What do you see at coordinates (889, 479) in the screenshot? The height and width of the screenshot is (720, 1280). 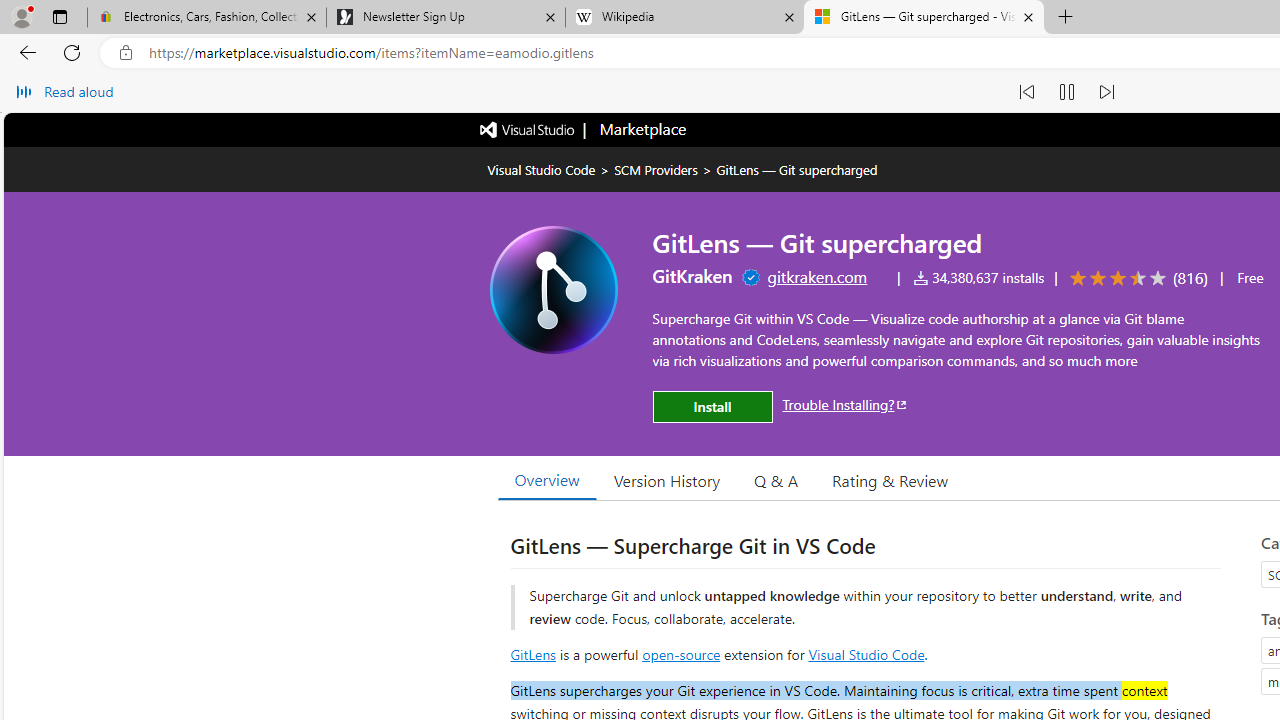 I see `'Rating & Review'` at bounding box center [889, 479].